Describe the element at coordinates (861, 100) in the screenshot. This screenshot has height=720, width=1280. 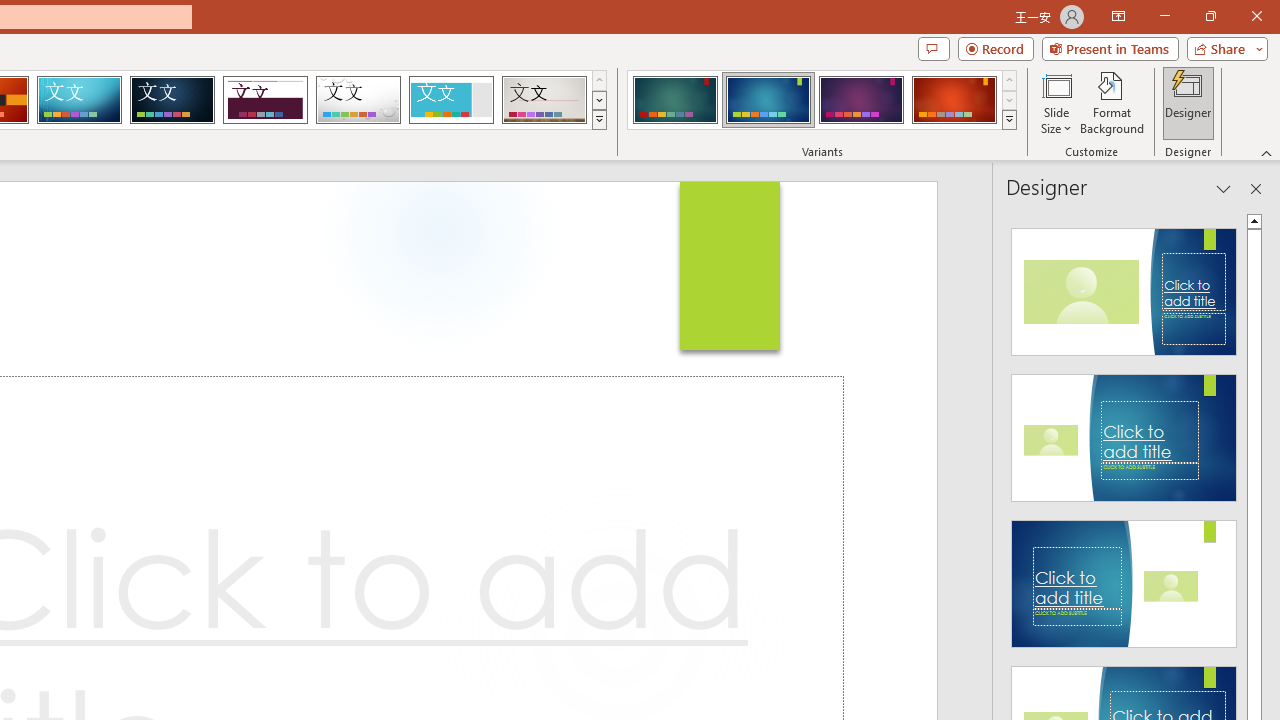
I see `'Ion Variant 3'` at that location.